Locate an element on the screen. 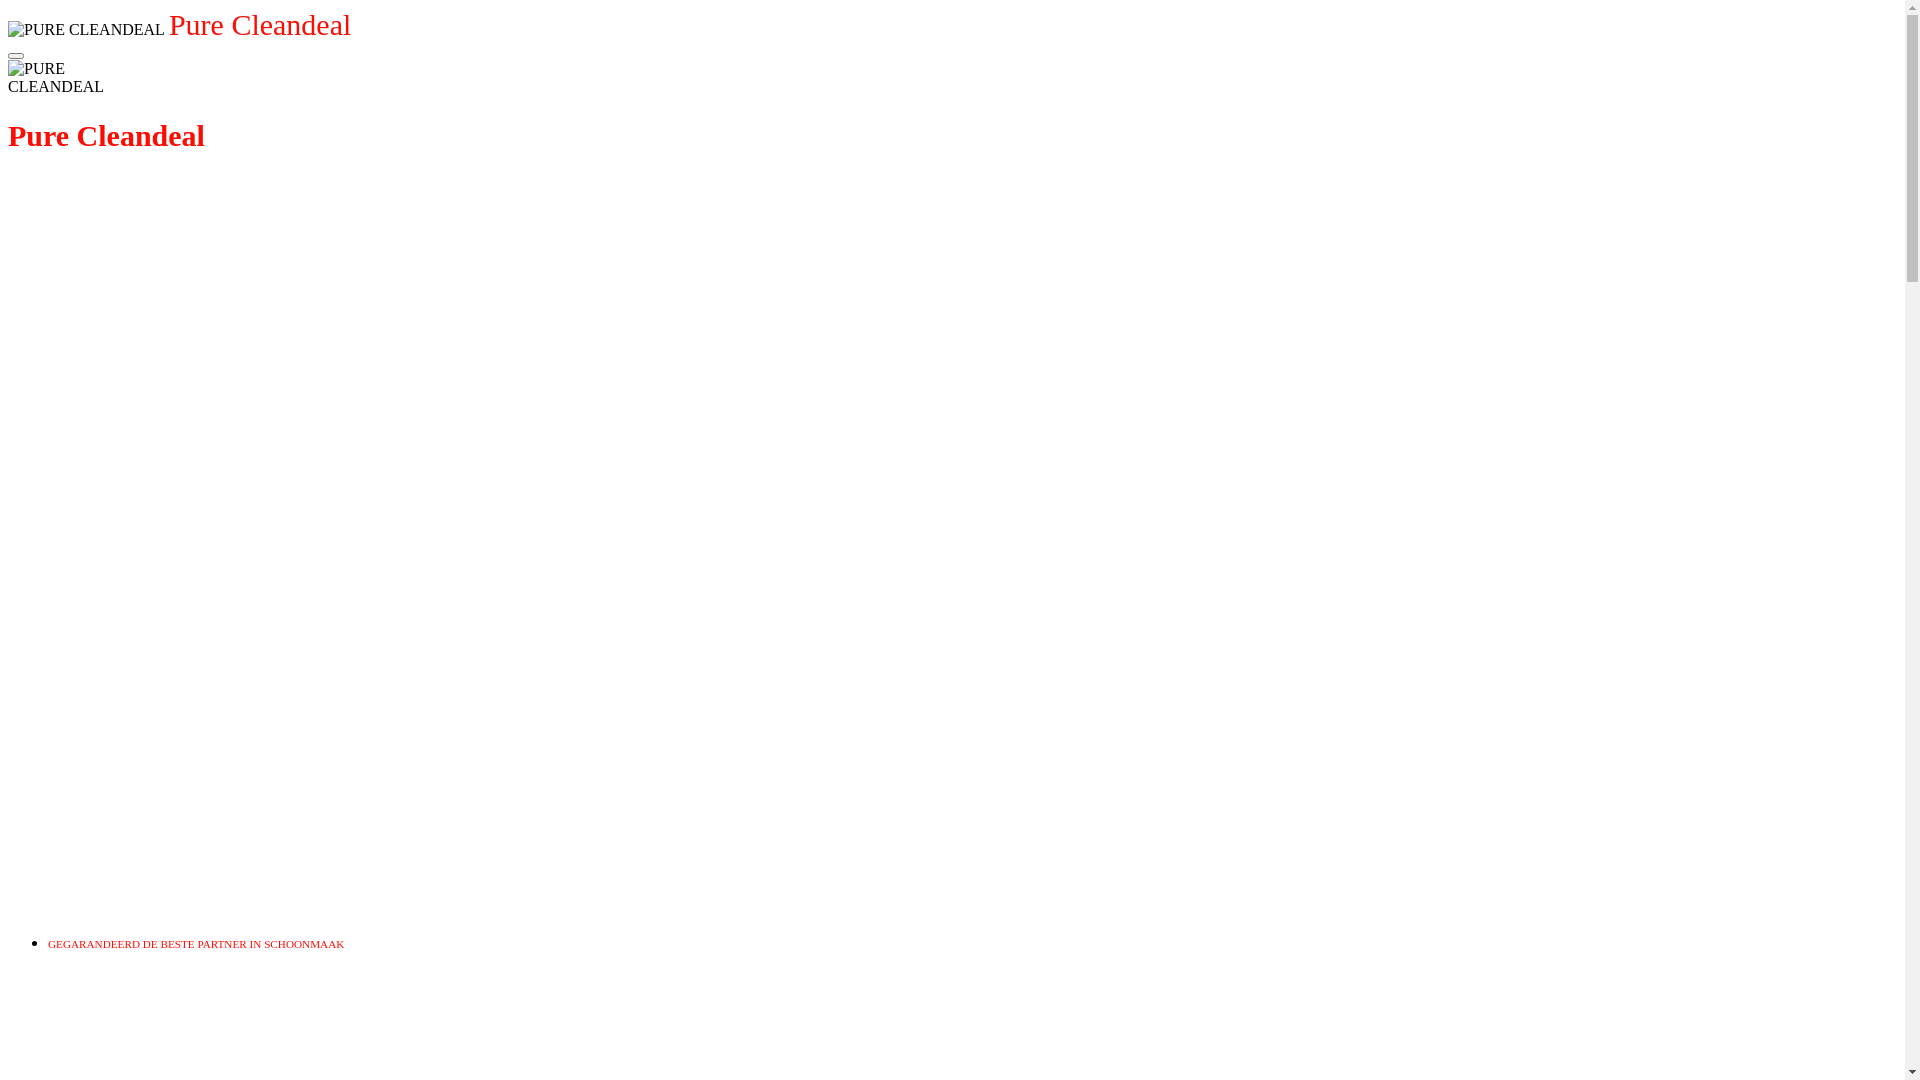  'PURE CLEANDEAL' is located at coordinates (85, 30).